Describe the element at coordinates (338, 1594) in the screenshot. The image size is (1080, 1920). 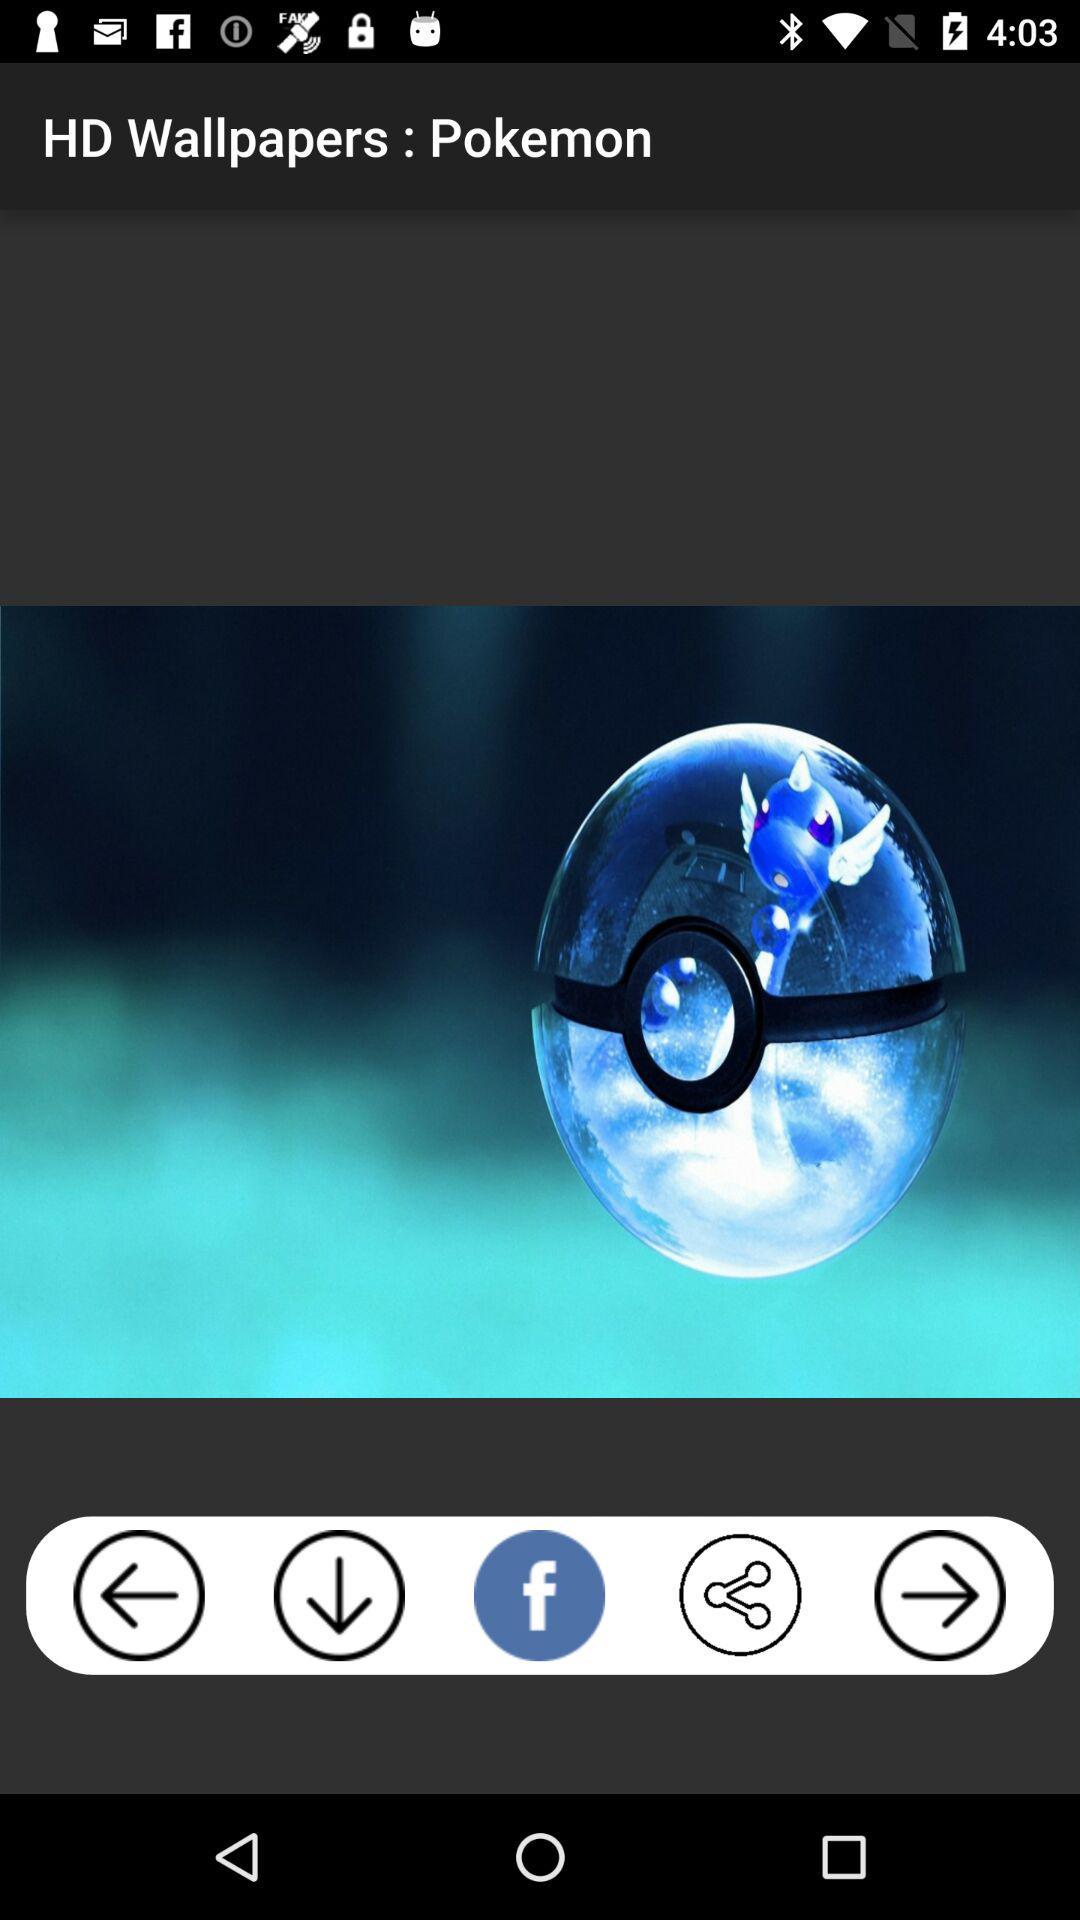
I see `the arrow_downward icon` at that location.